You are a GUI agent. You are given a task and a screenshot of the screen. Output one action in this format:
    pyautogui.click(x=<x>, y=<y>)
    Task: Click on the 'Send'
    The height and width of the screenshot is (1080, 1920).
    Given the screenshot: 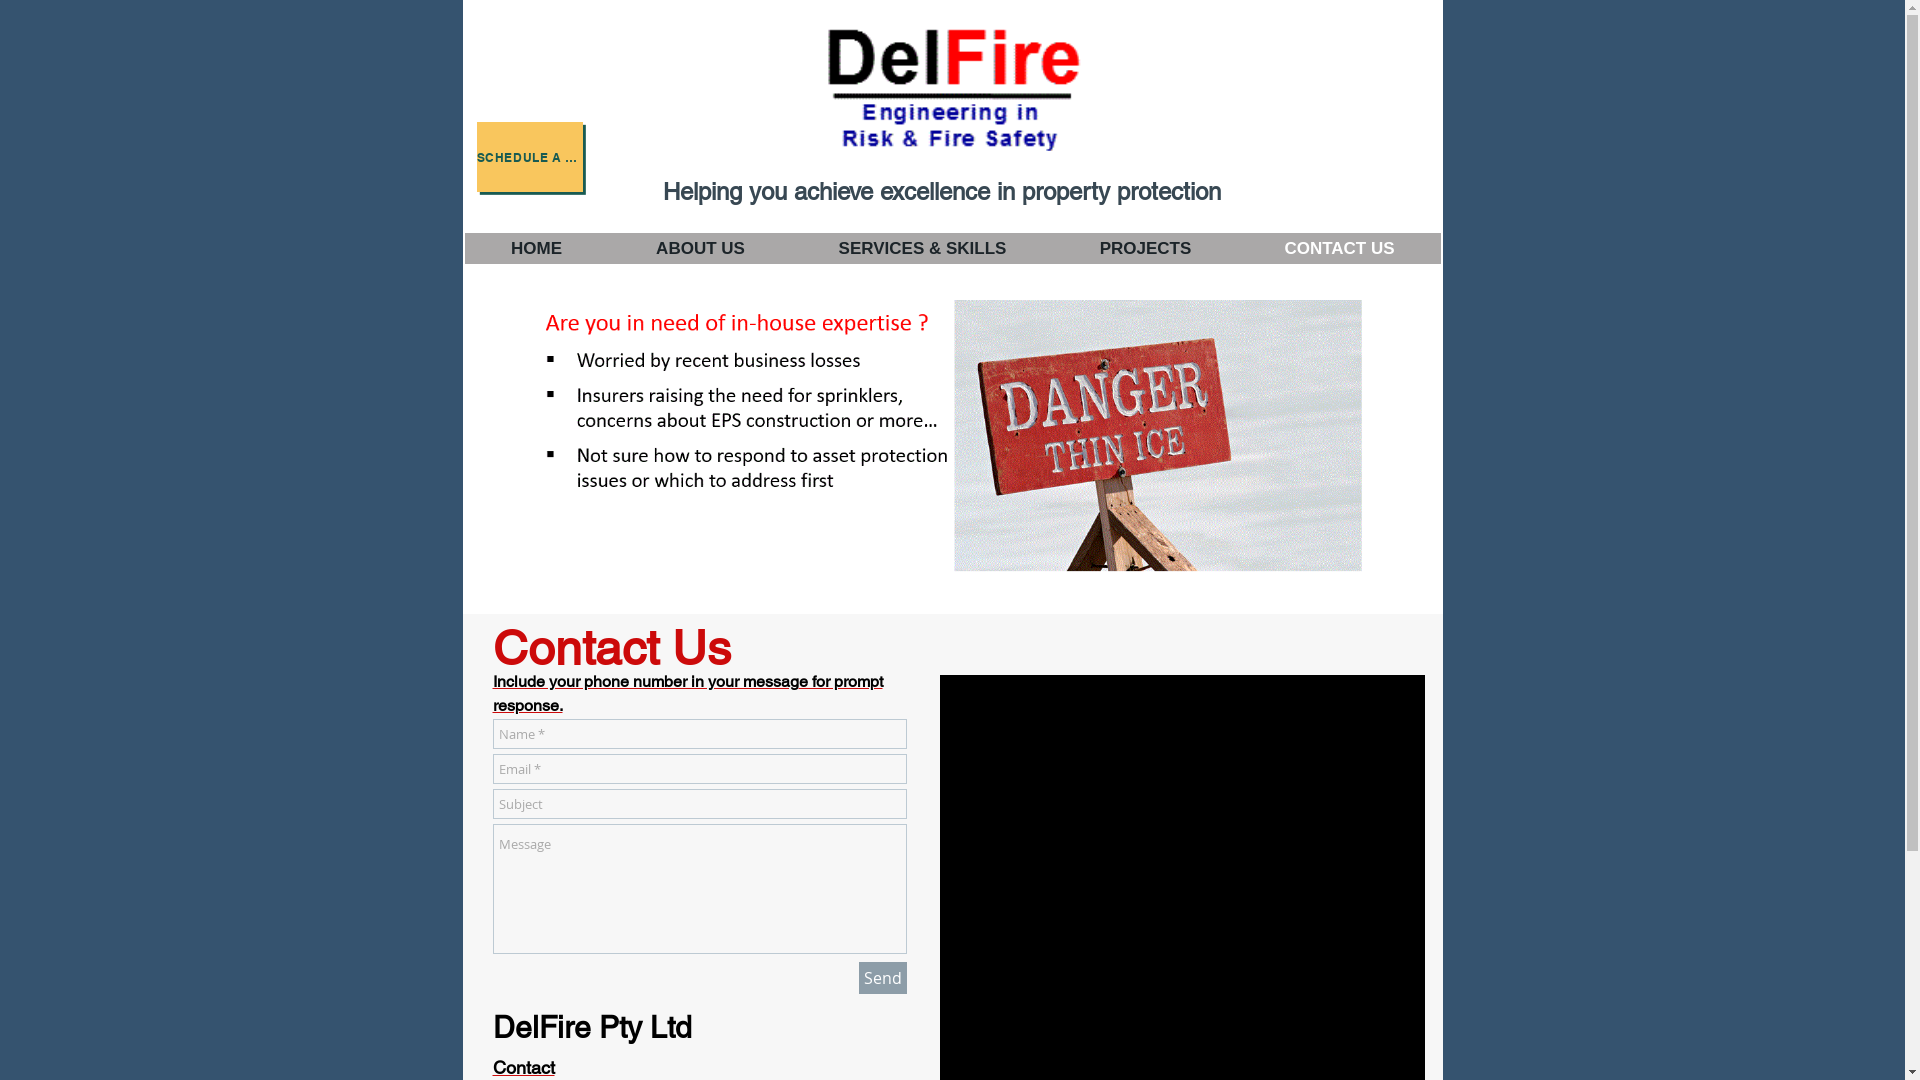 What is the action you would take?
    pyautogui.click(x=881, y=977)
    